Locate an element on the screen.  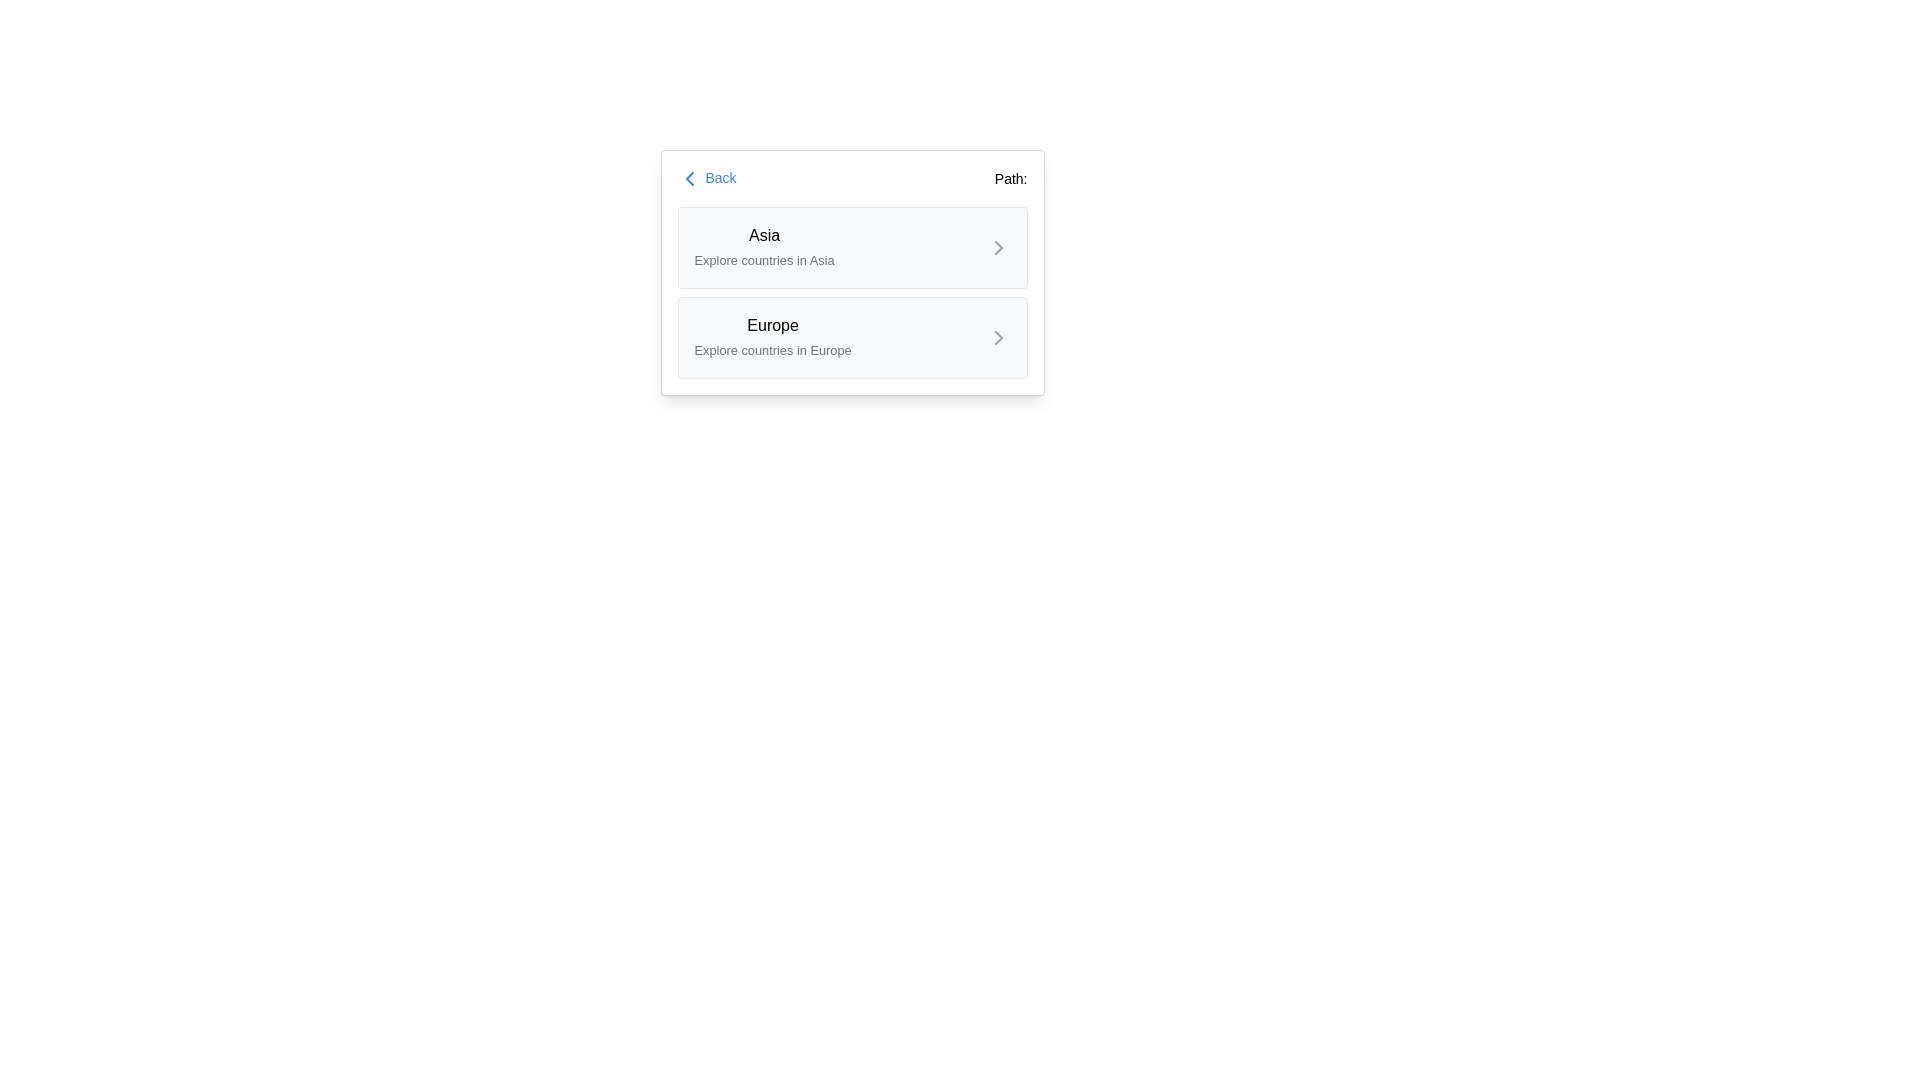
the left-pointing chevron icon used for navigation, located at the leftmost end of the navigation bar is located at coordinates (689, 177).